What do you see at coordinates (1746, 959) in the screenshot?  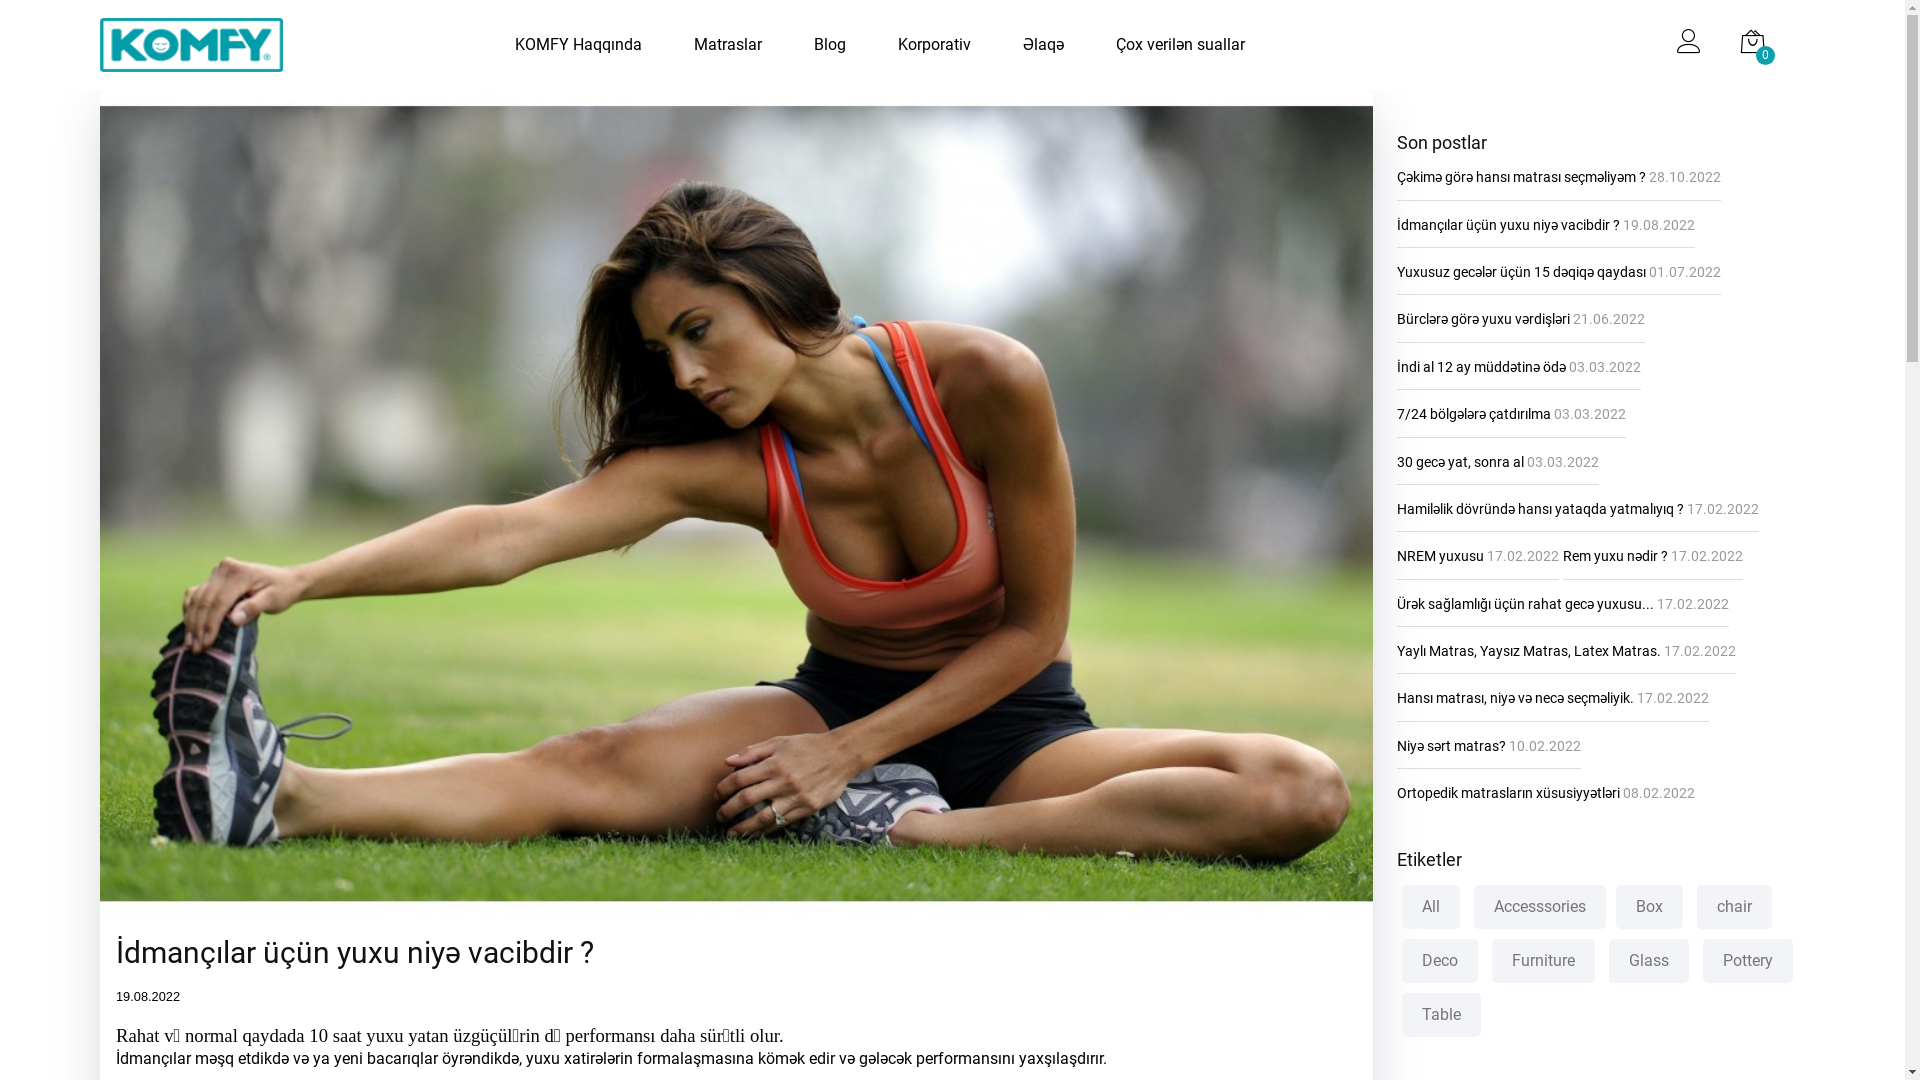 I see `'Pottery'` at bounding box center [1746, 959].